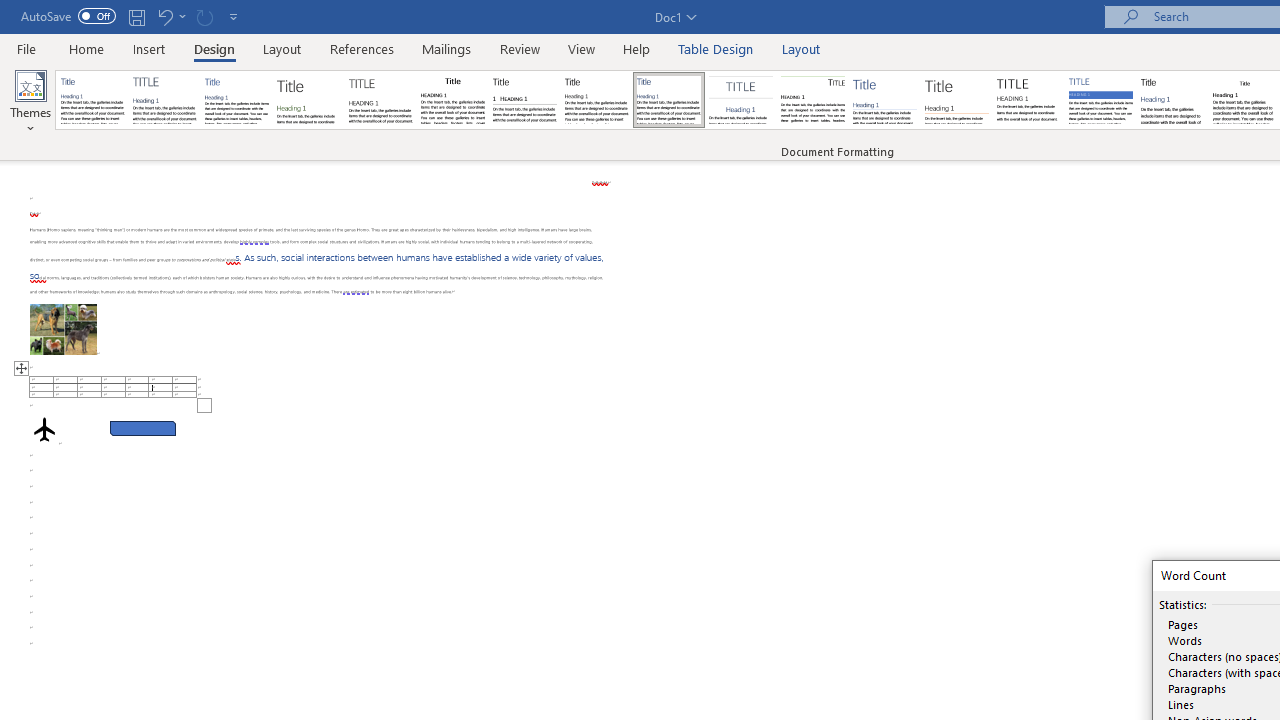 Image resolution: width=1280 pixels, height=720 pixels. Describe the element at coordinates (636, 48) in the screenshot. I see `'Help'` at that location.